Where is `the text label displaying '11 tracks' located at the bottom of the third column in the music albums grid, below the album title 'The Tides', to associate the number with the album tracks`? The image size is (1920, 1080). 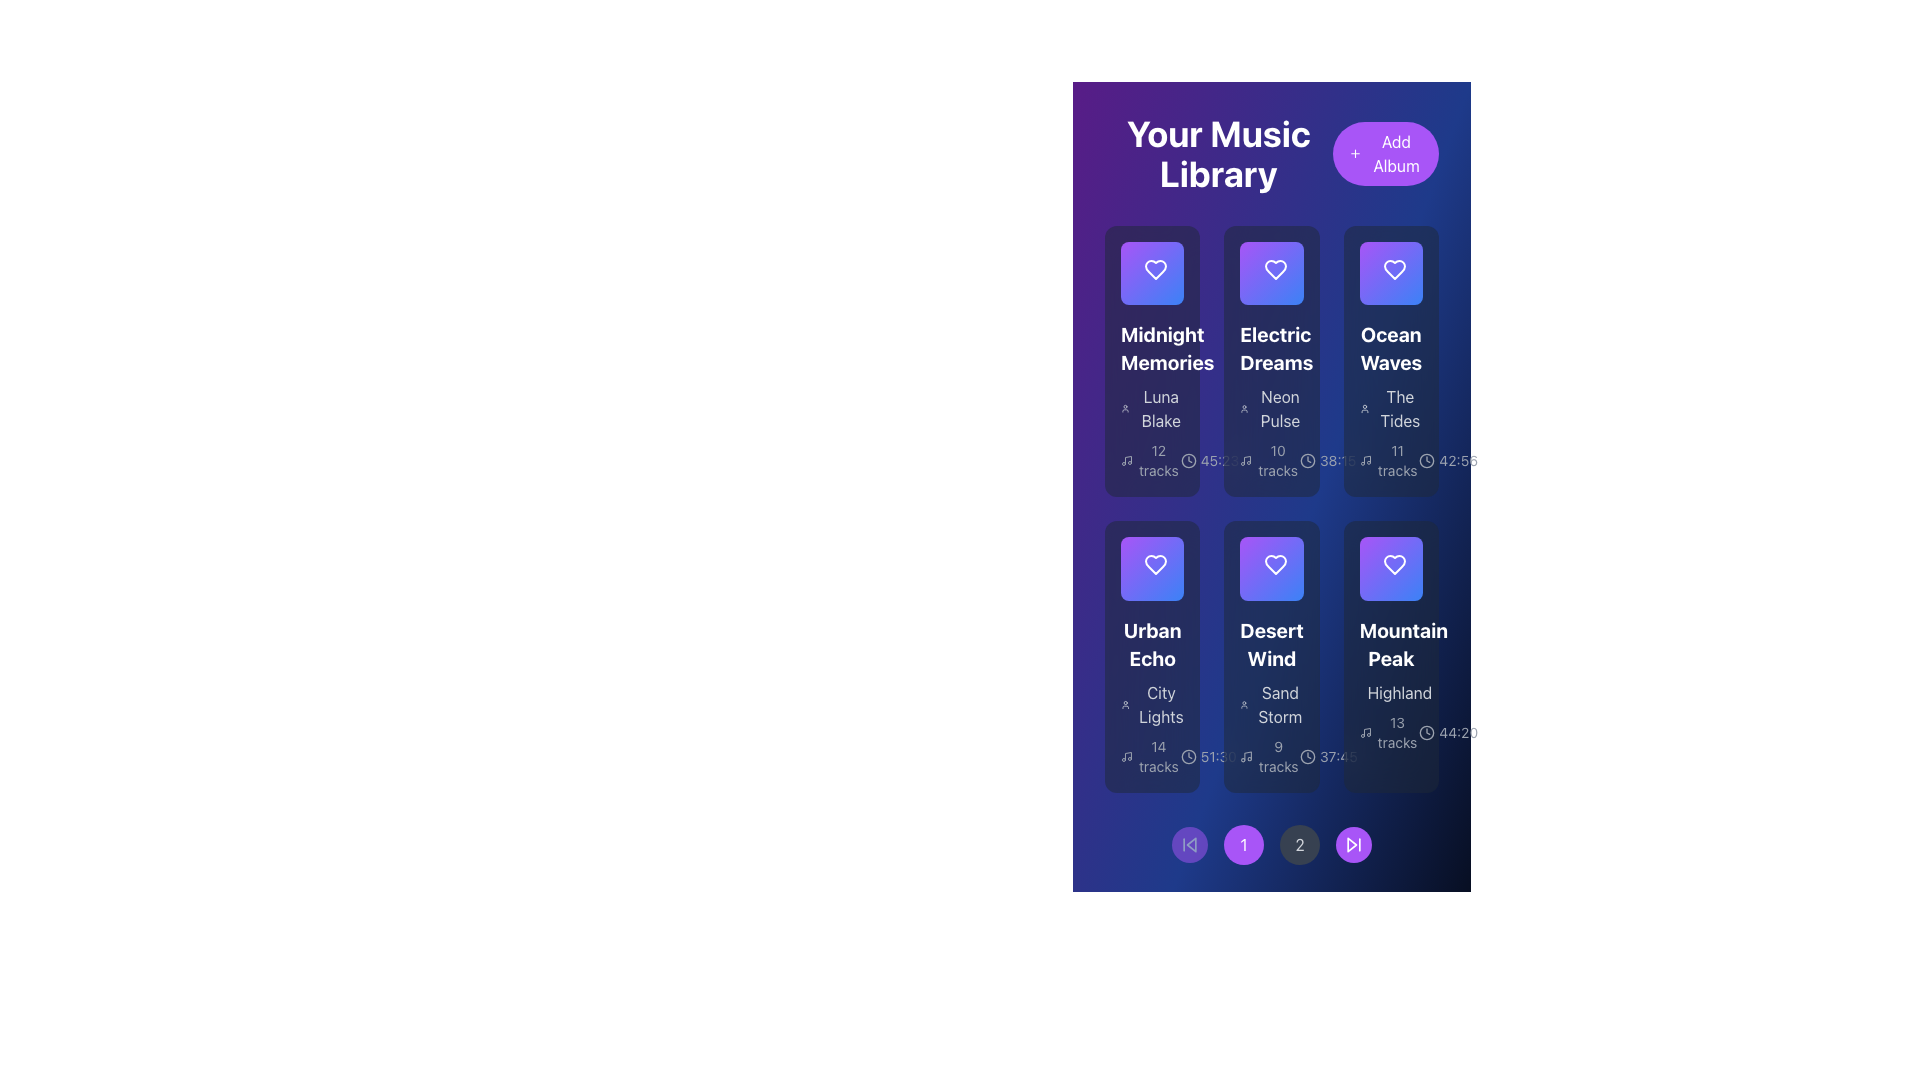
the text label displaying '11 tracks' located at the bottom of the third column in the music albums grid, below the album title 'The Tides', to associate the number with the album tracks is located at coordinates (1390, 461).